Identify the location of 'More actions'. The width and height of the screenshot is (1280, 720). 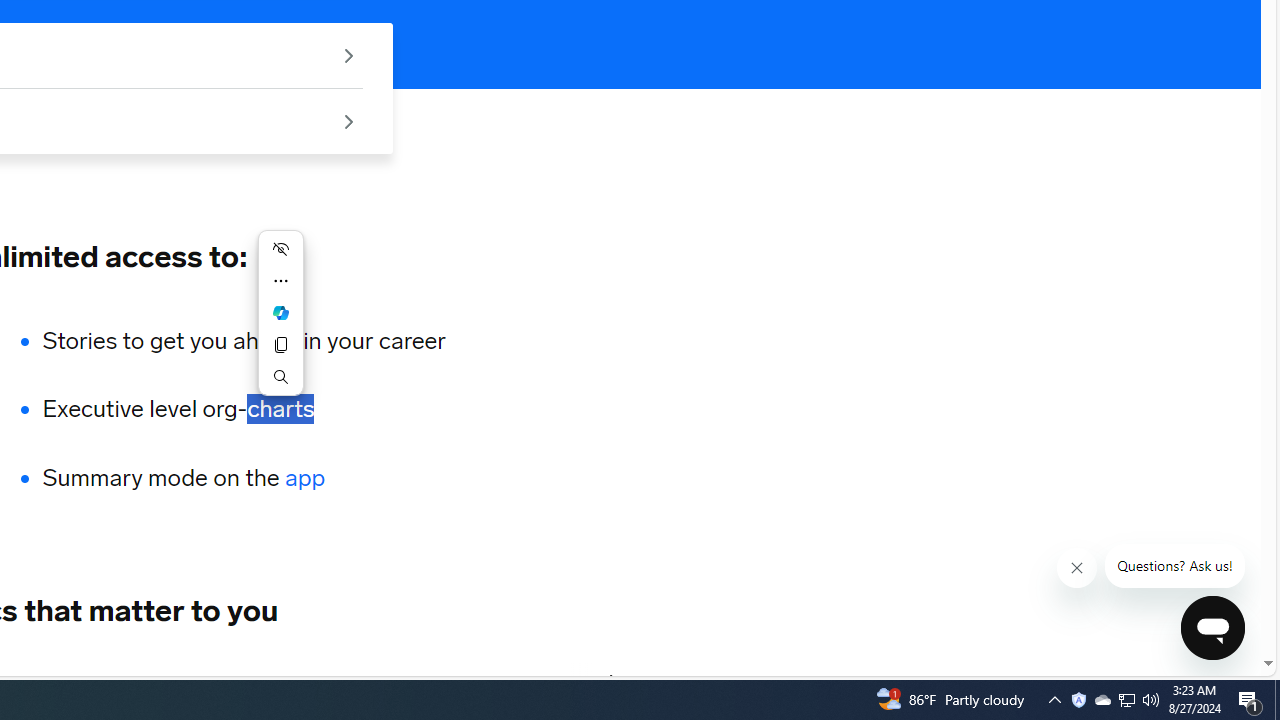
(279, 280).